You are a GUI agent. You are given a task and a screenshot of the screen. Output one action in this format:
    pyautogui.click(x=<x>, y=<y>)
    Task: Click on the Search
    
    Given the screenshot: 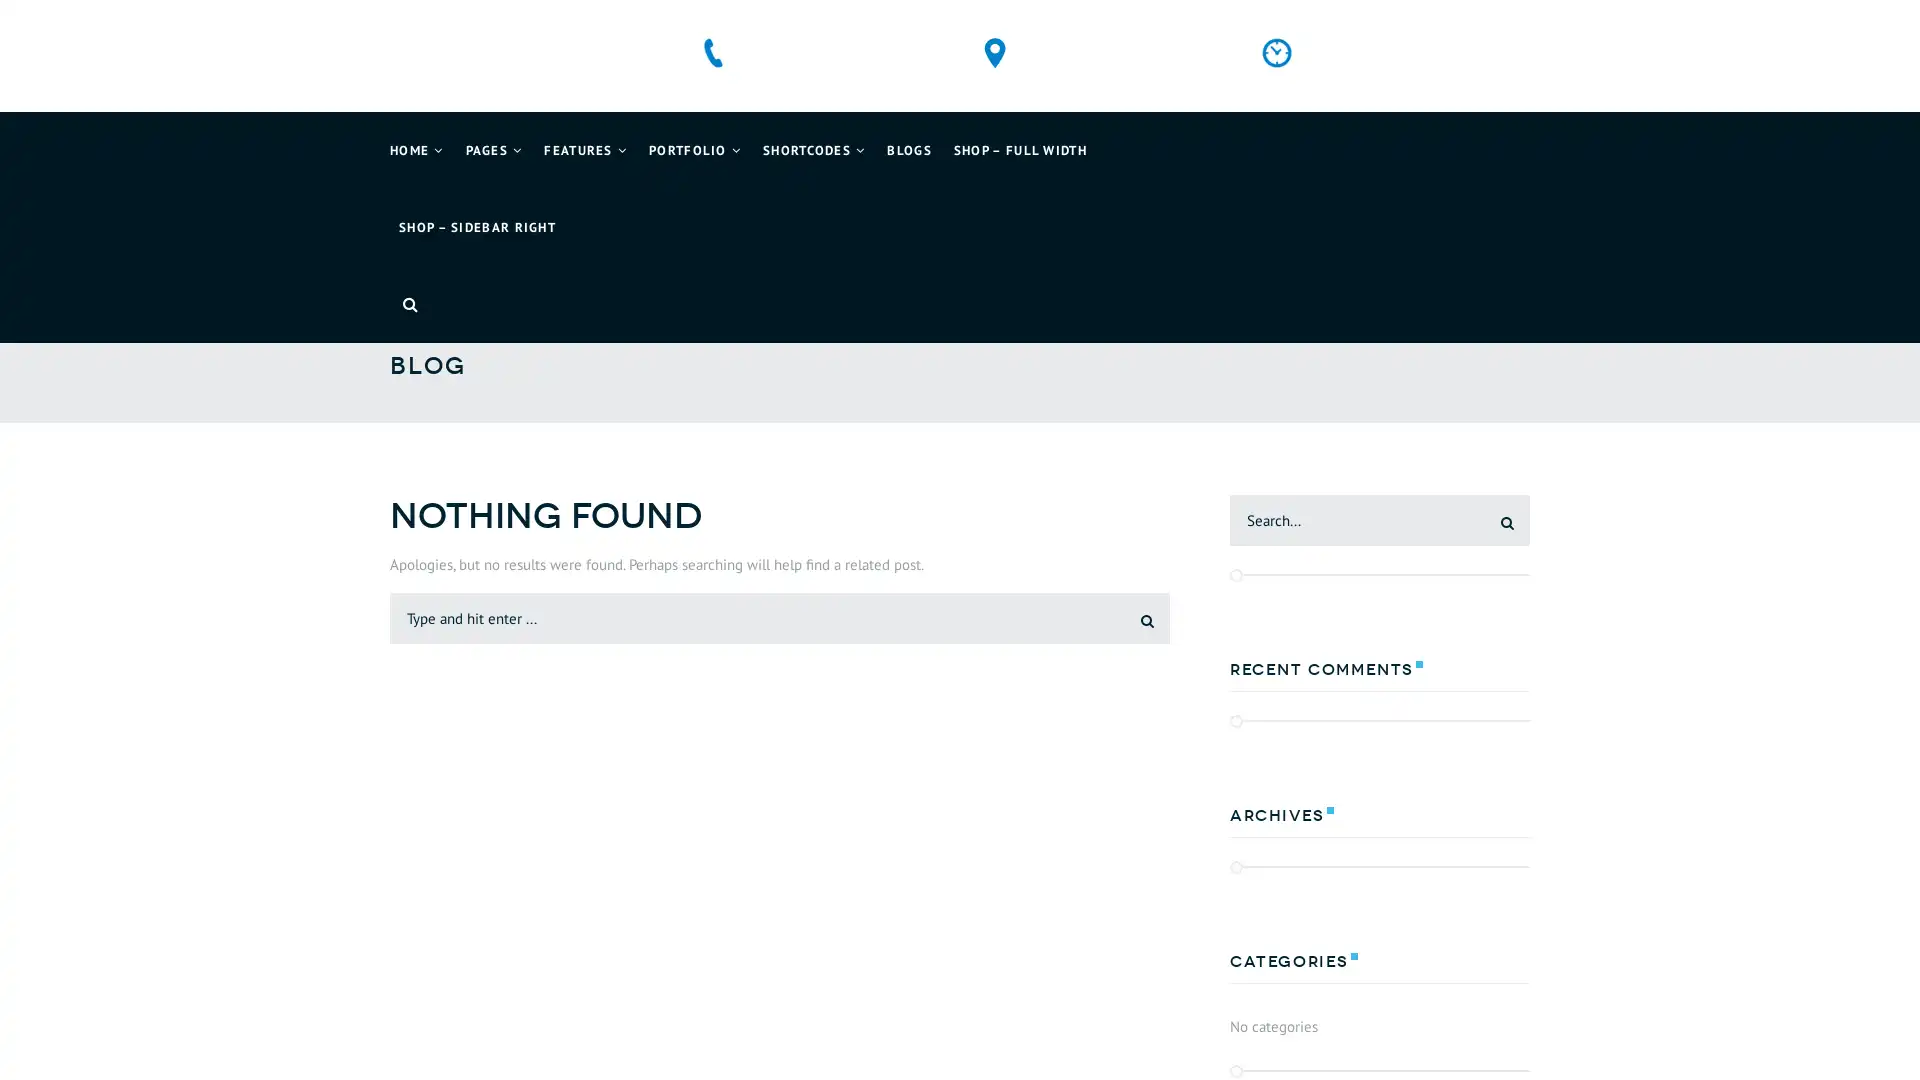 What is the action you would take?
    pyautogui.click(x=1132, y=616)
    